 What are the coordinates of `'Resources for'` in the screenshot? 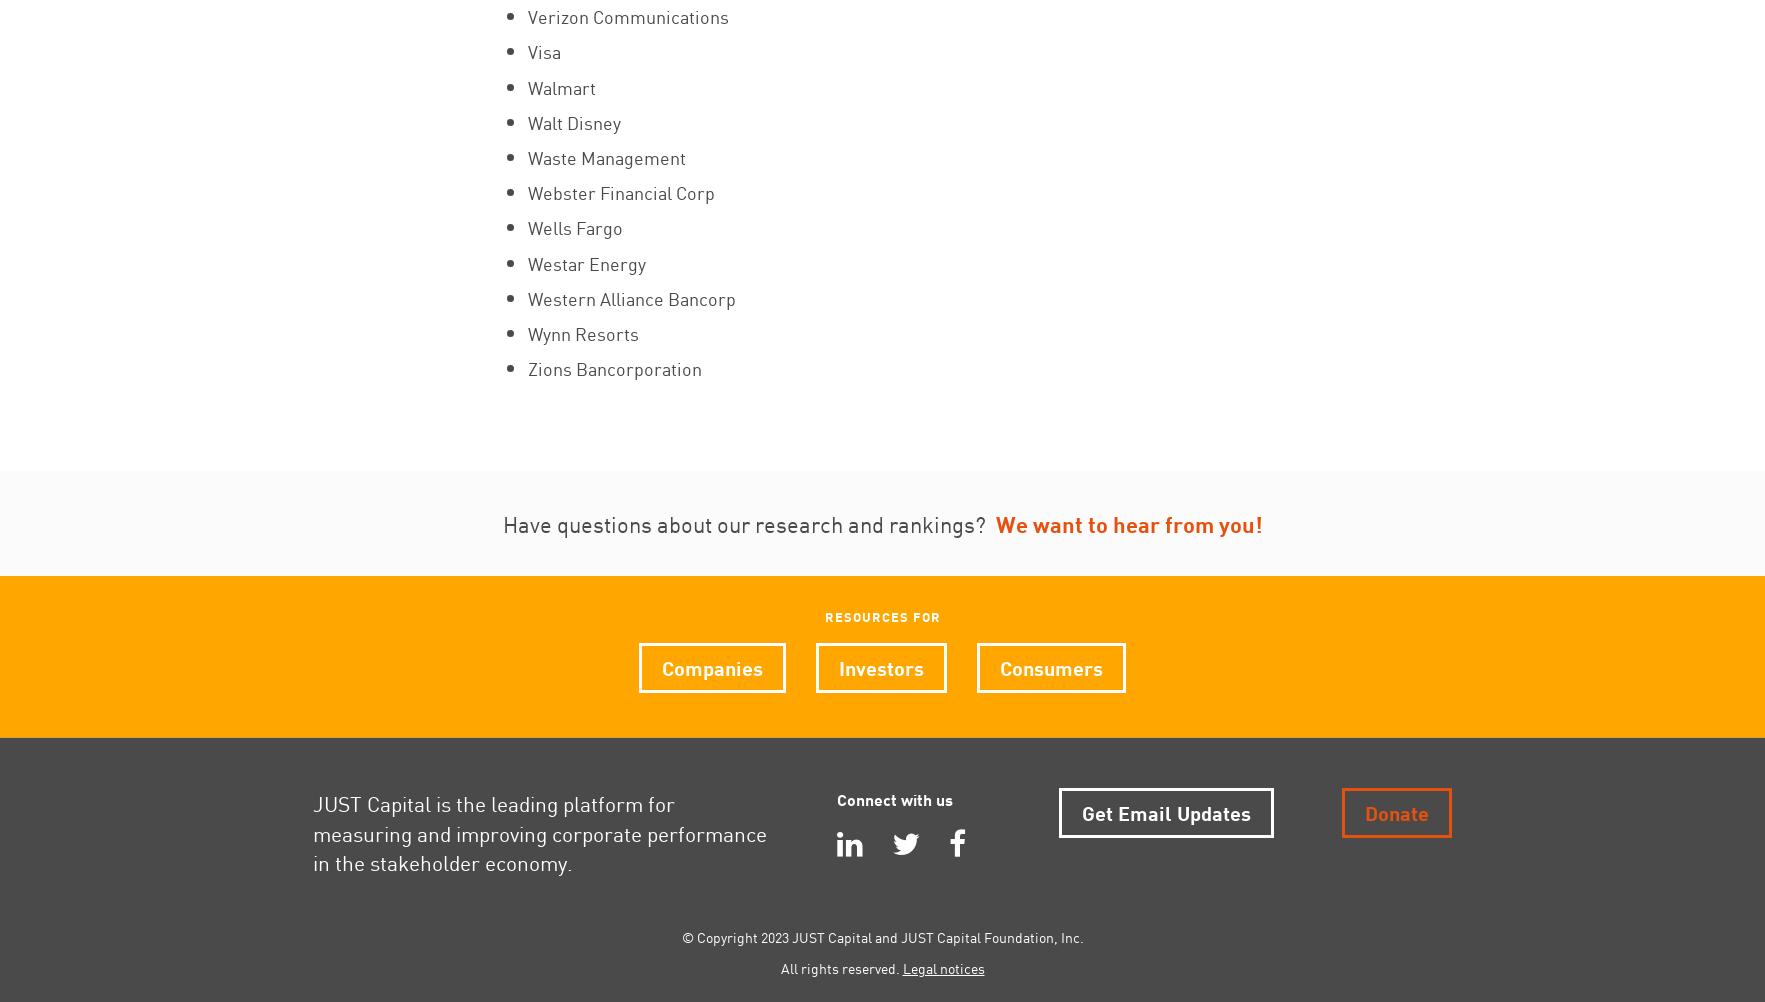 It's located at (880, 615).